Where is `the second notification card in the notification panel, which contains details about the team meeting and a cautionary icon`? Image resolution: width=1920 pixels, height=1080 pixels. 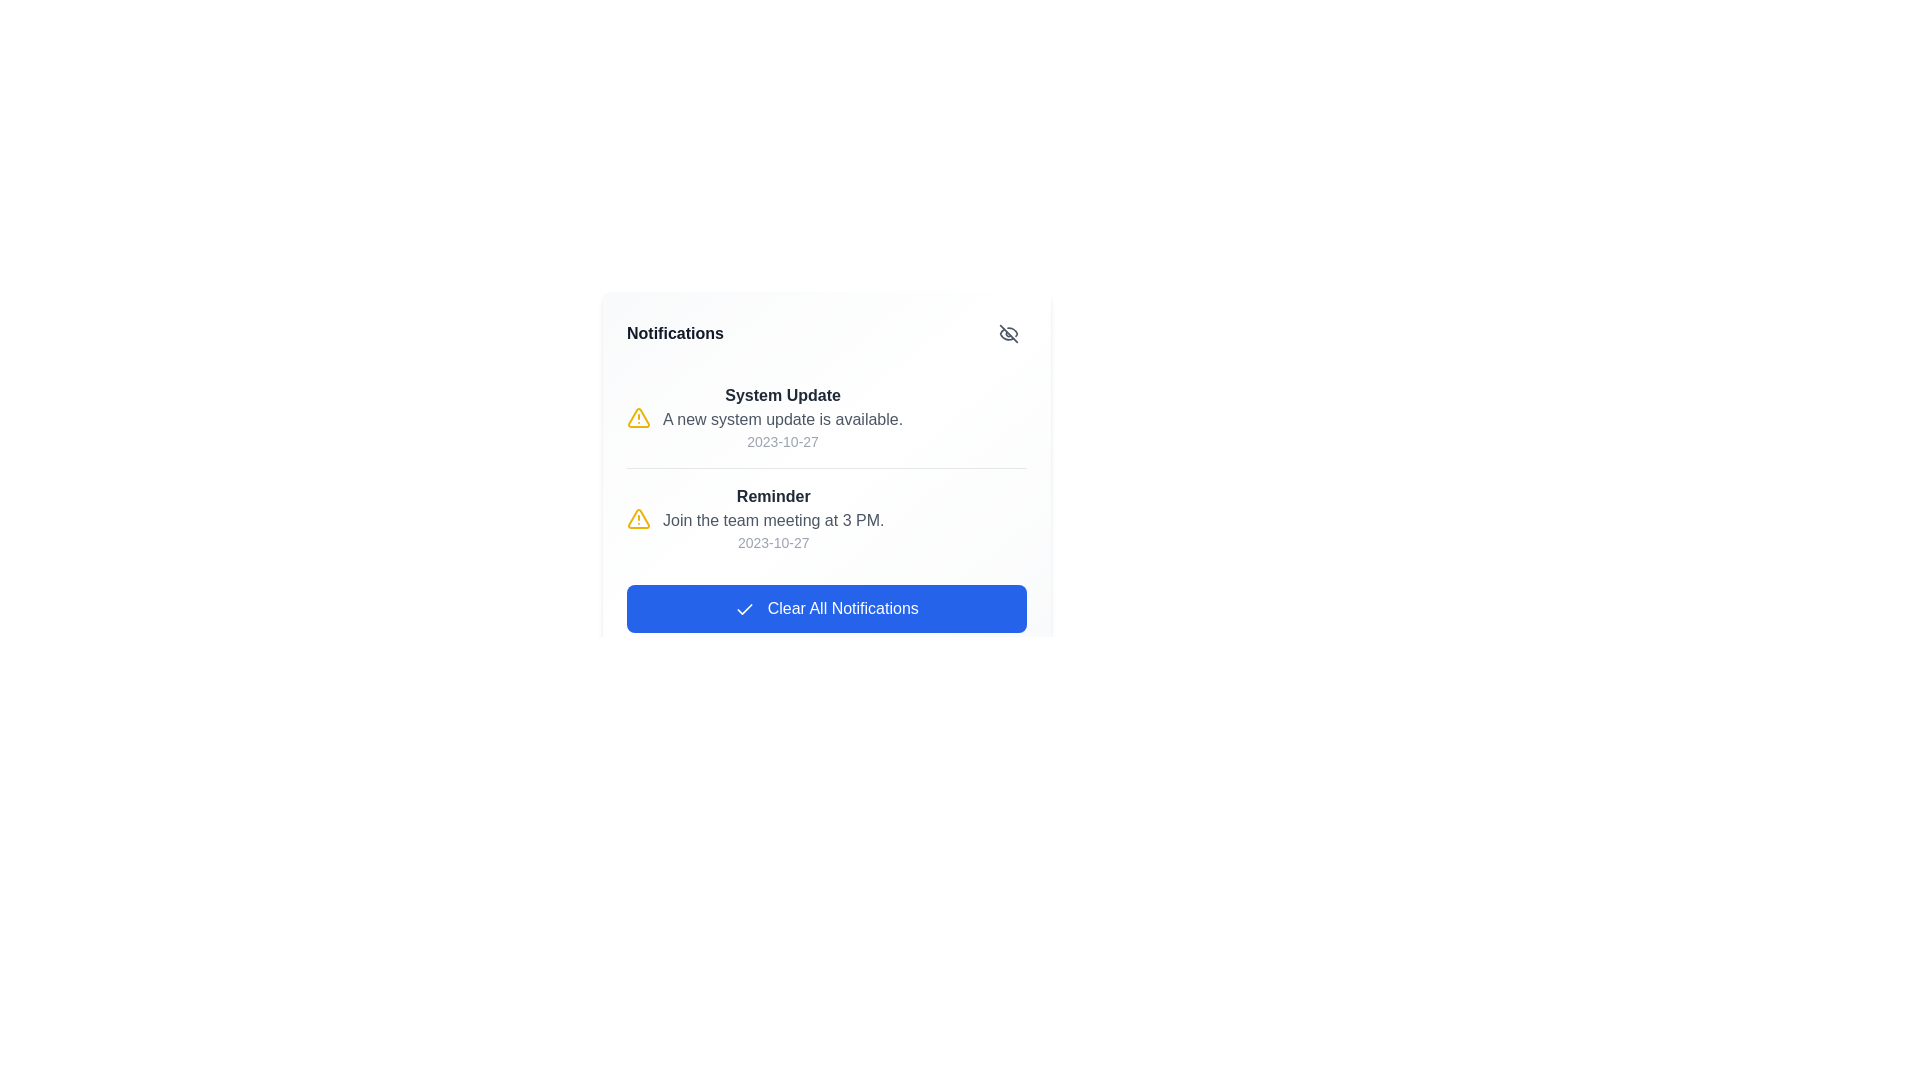
the second notification card in the notification panel, which contains details about the team meeting and a cautionary icon is located at coordinates (826, 518).